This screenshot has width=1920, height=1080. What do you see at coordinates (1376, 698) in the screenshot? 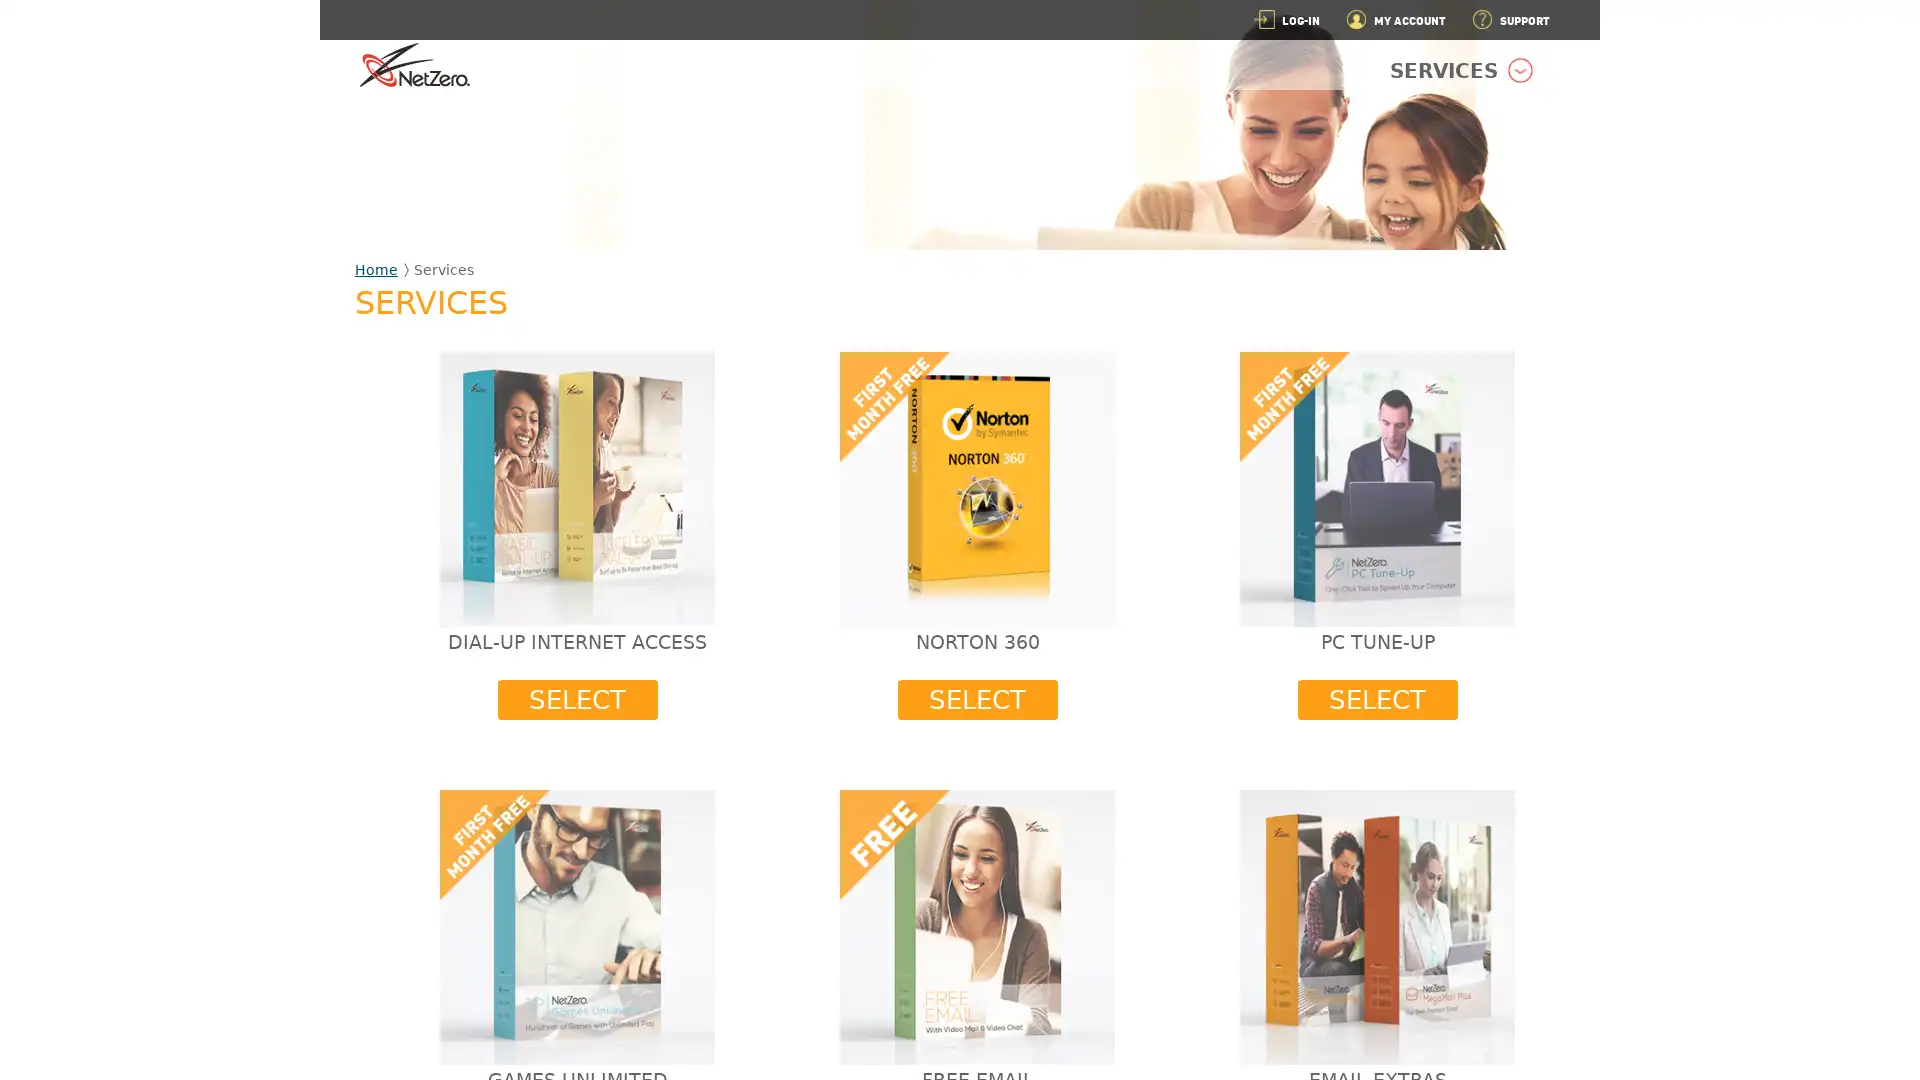
I see `SELECT` at bounding box center [1376, 698].